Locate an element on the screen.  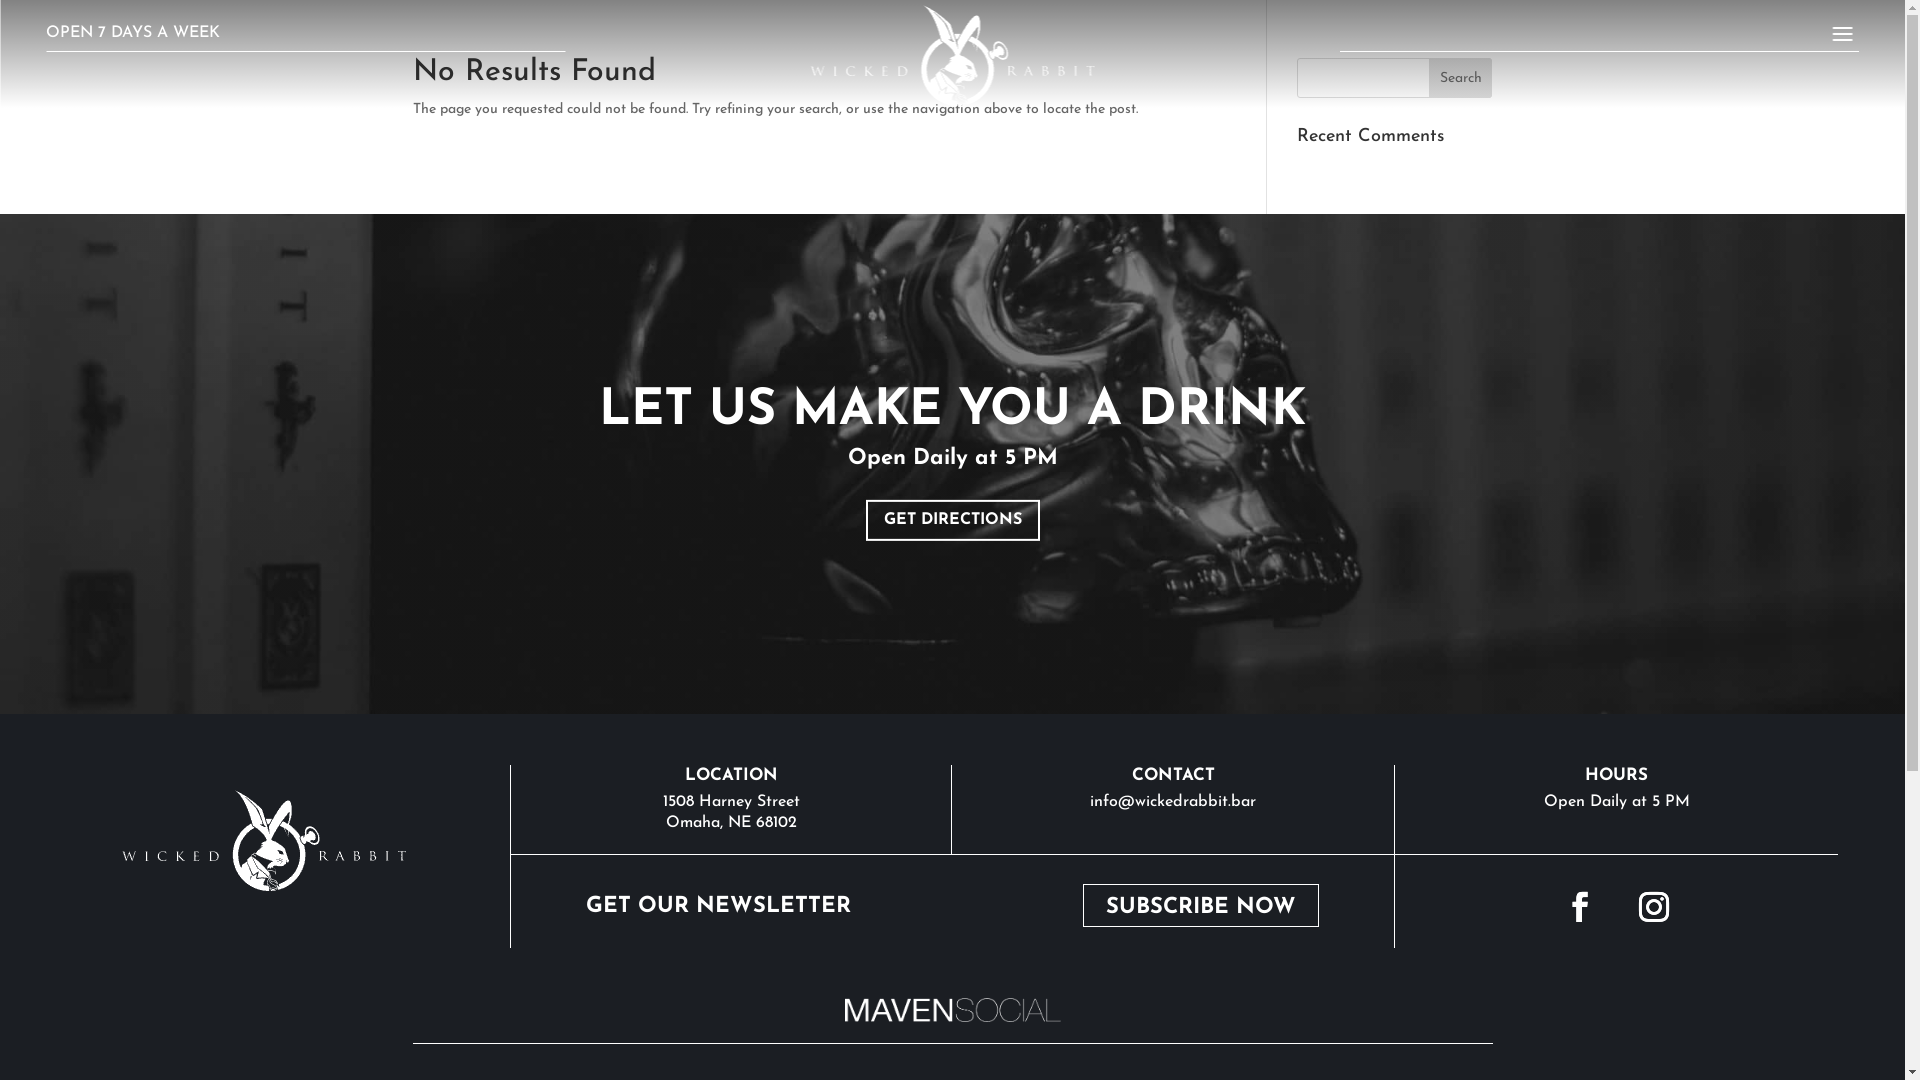
'SUBSCRIBE NOW' is located at coordinates (1200, 905).